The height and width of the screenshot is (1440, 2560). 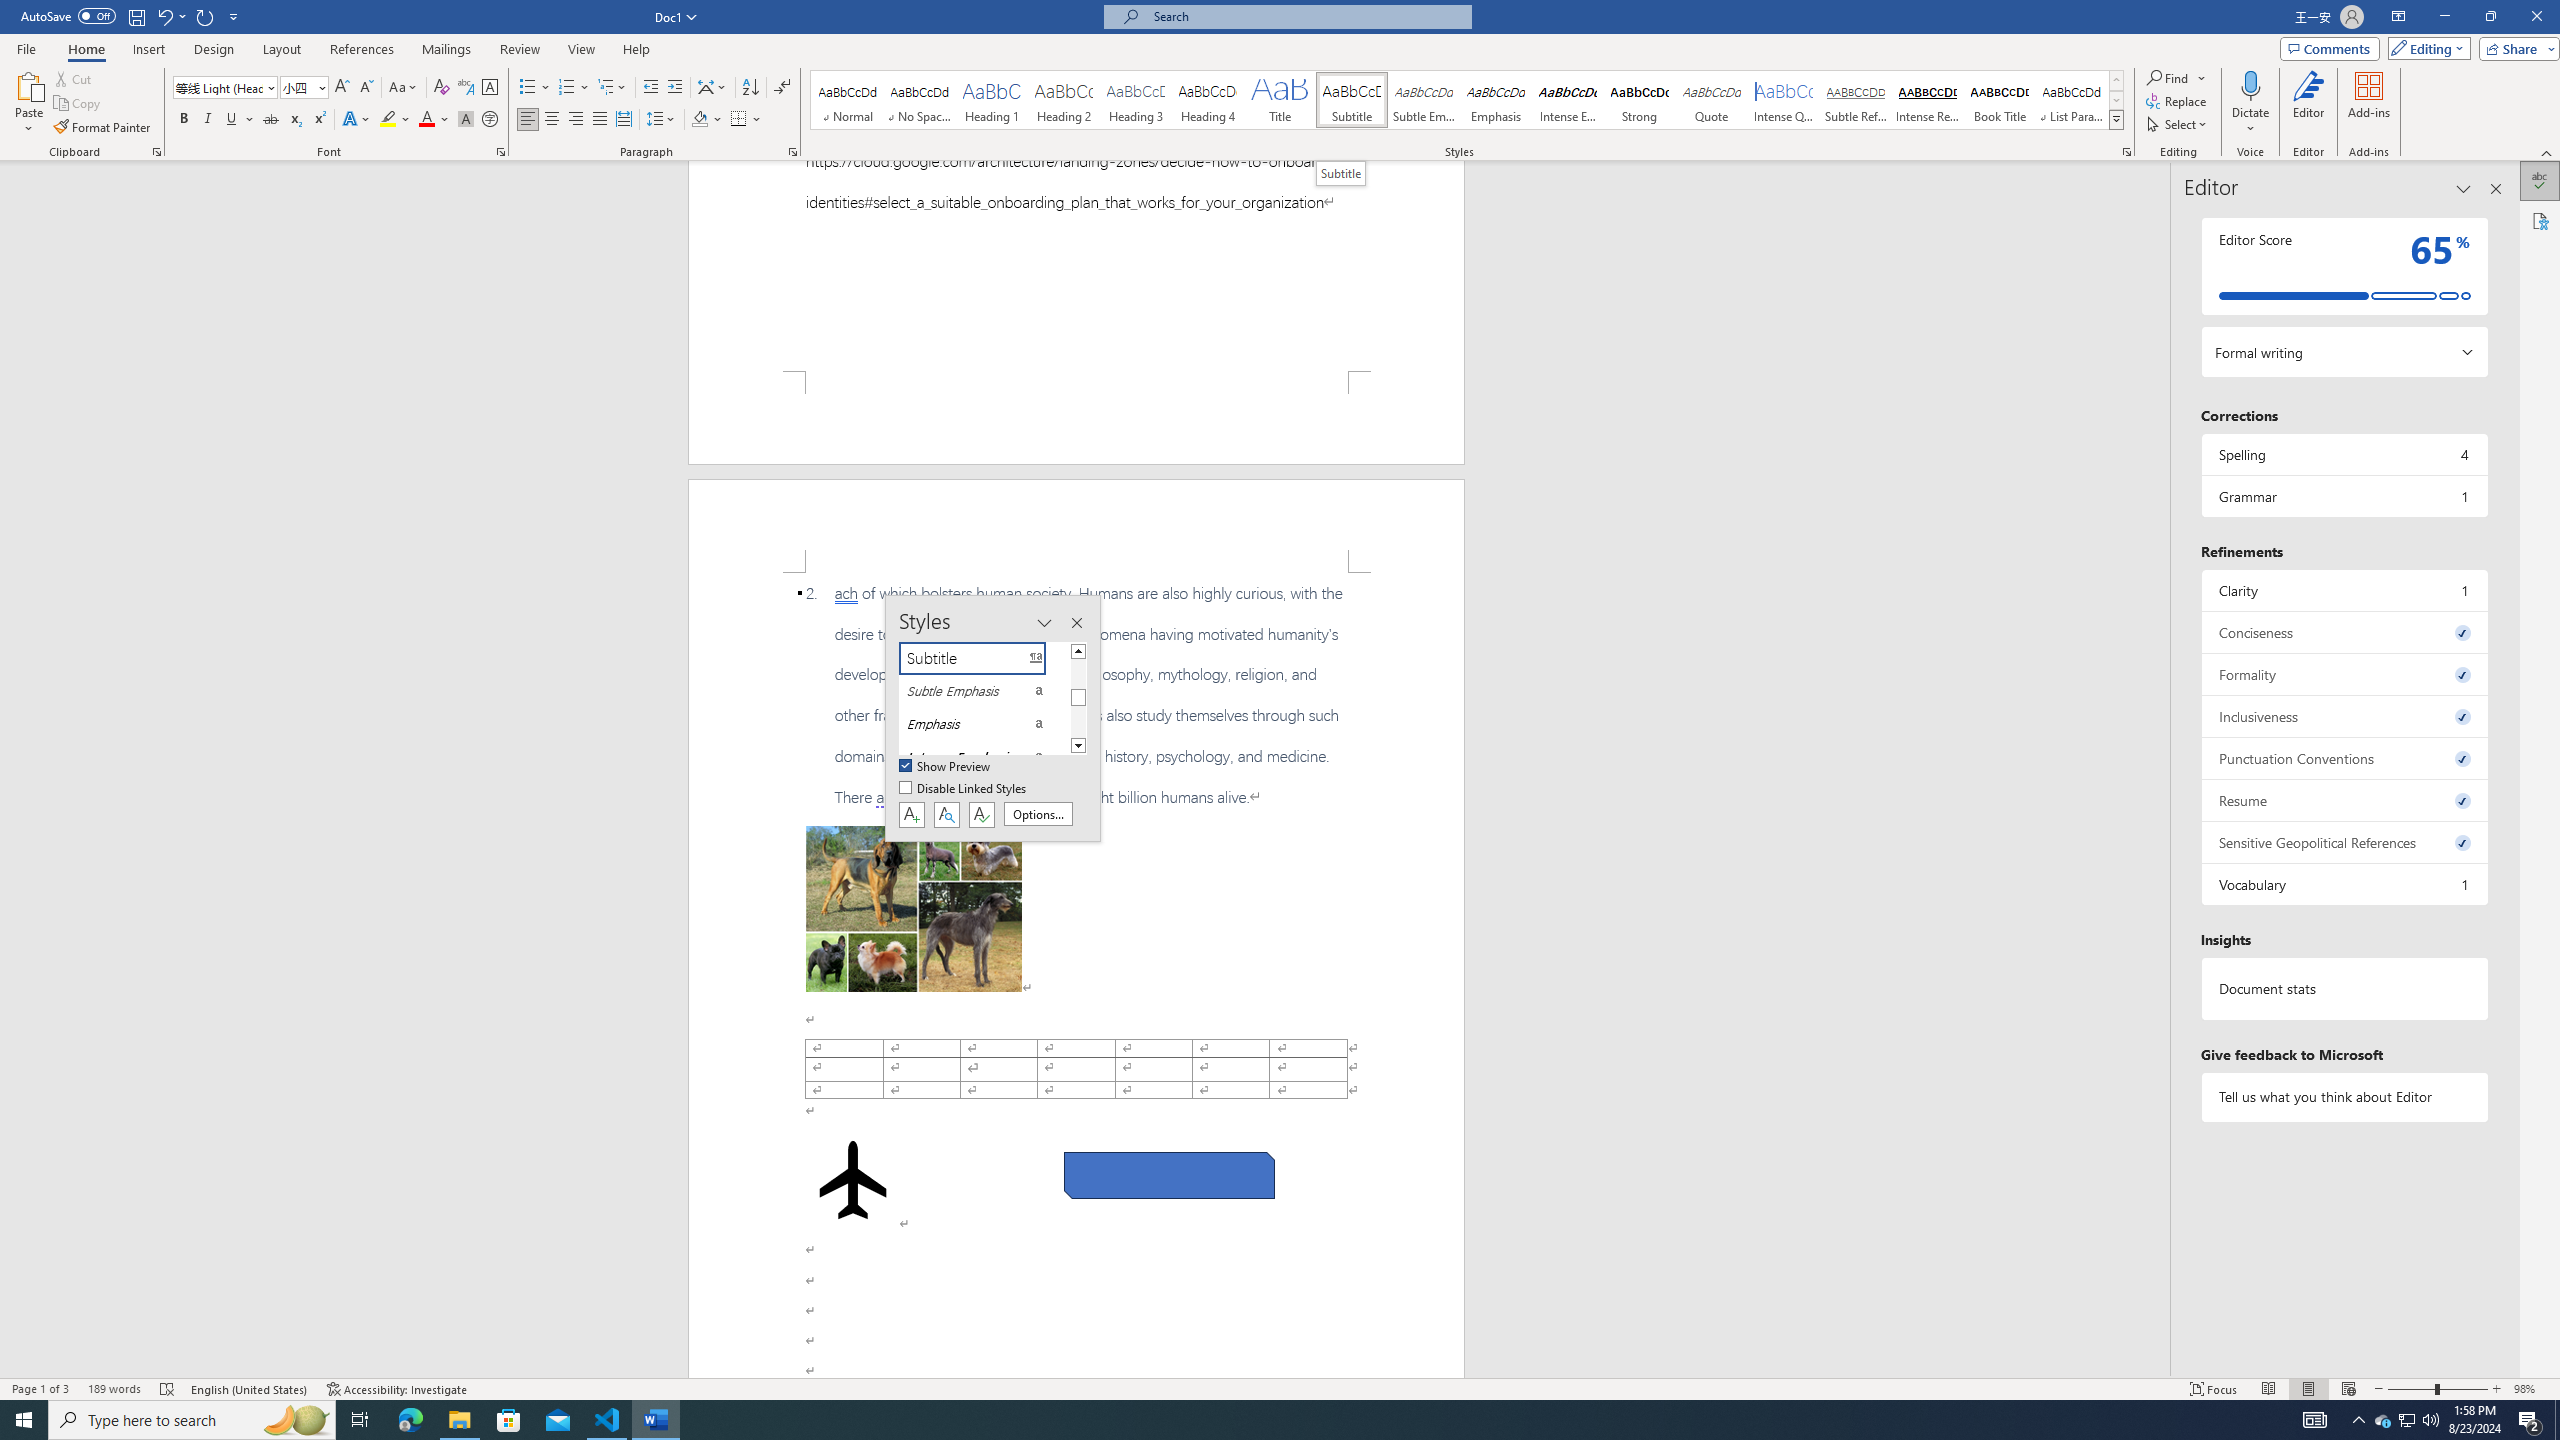 What do you see at coordinates (2463, 188) in the screenshot?
I see `'Task Pane Options'` at bounding box center [2463, 188].